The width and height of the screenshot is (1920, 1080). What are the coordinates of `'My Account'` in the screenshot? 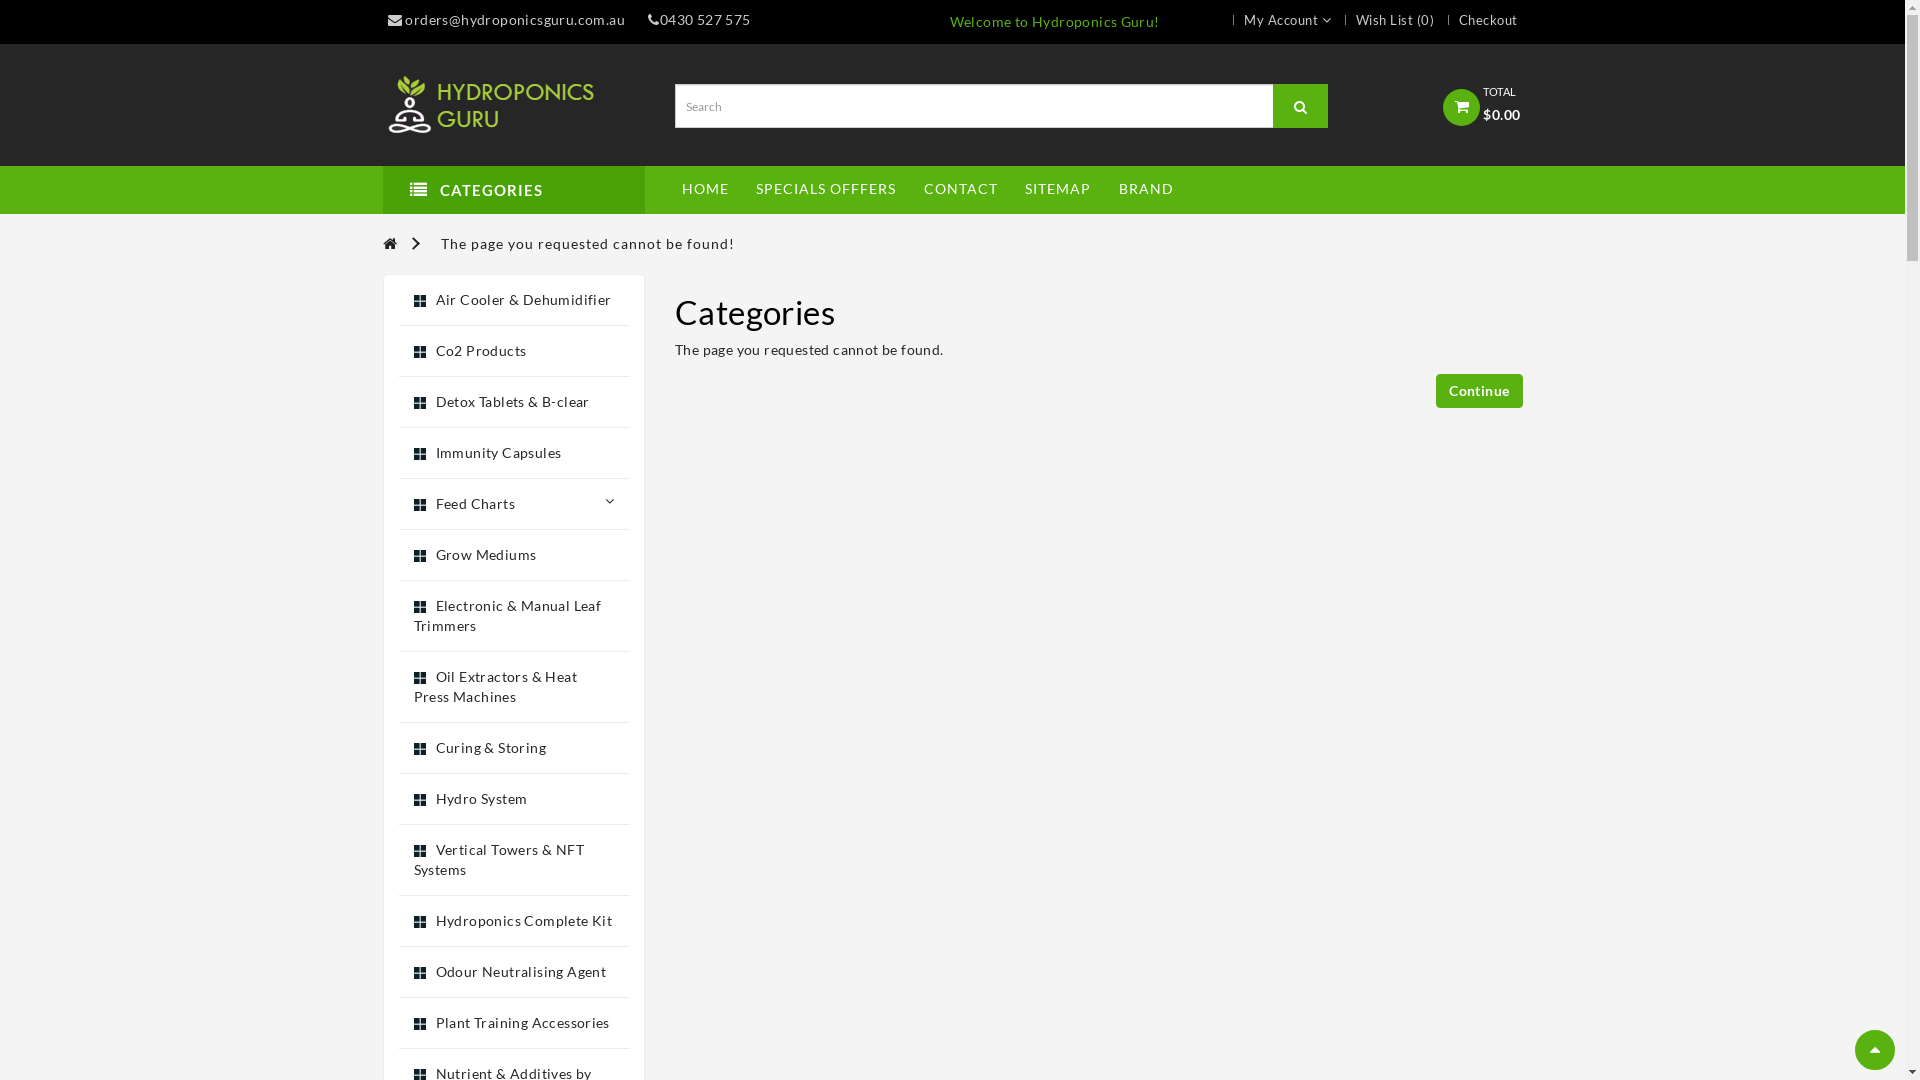 It's located at (1222, 19).